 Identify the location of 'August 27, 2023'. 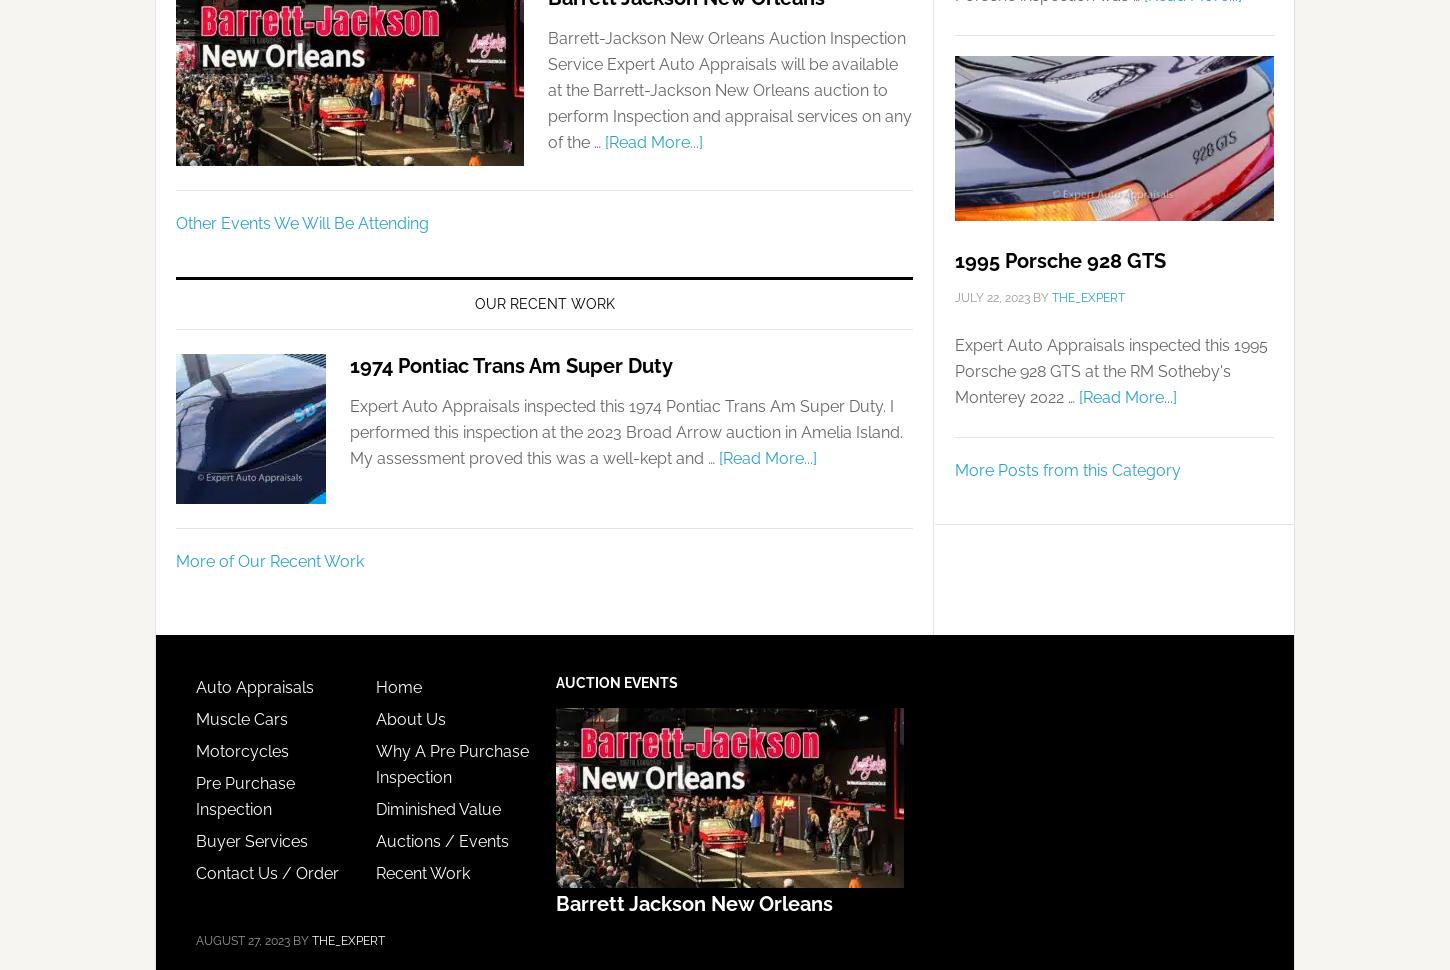
(243, 939).